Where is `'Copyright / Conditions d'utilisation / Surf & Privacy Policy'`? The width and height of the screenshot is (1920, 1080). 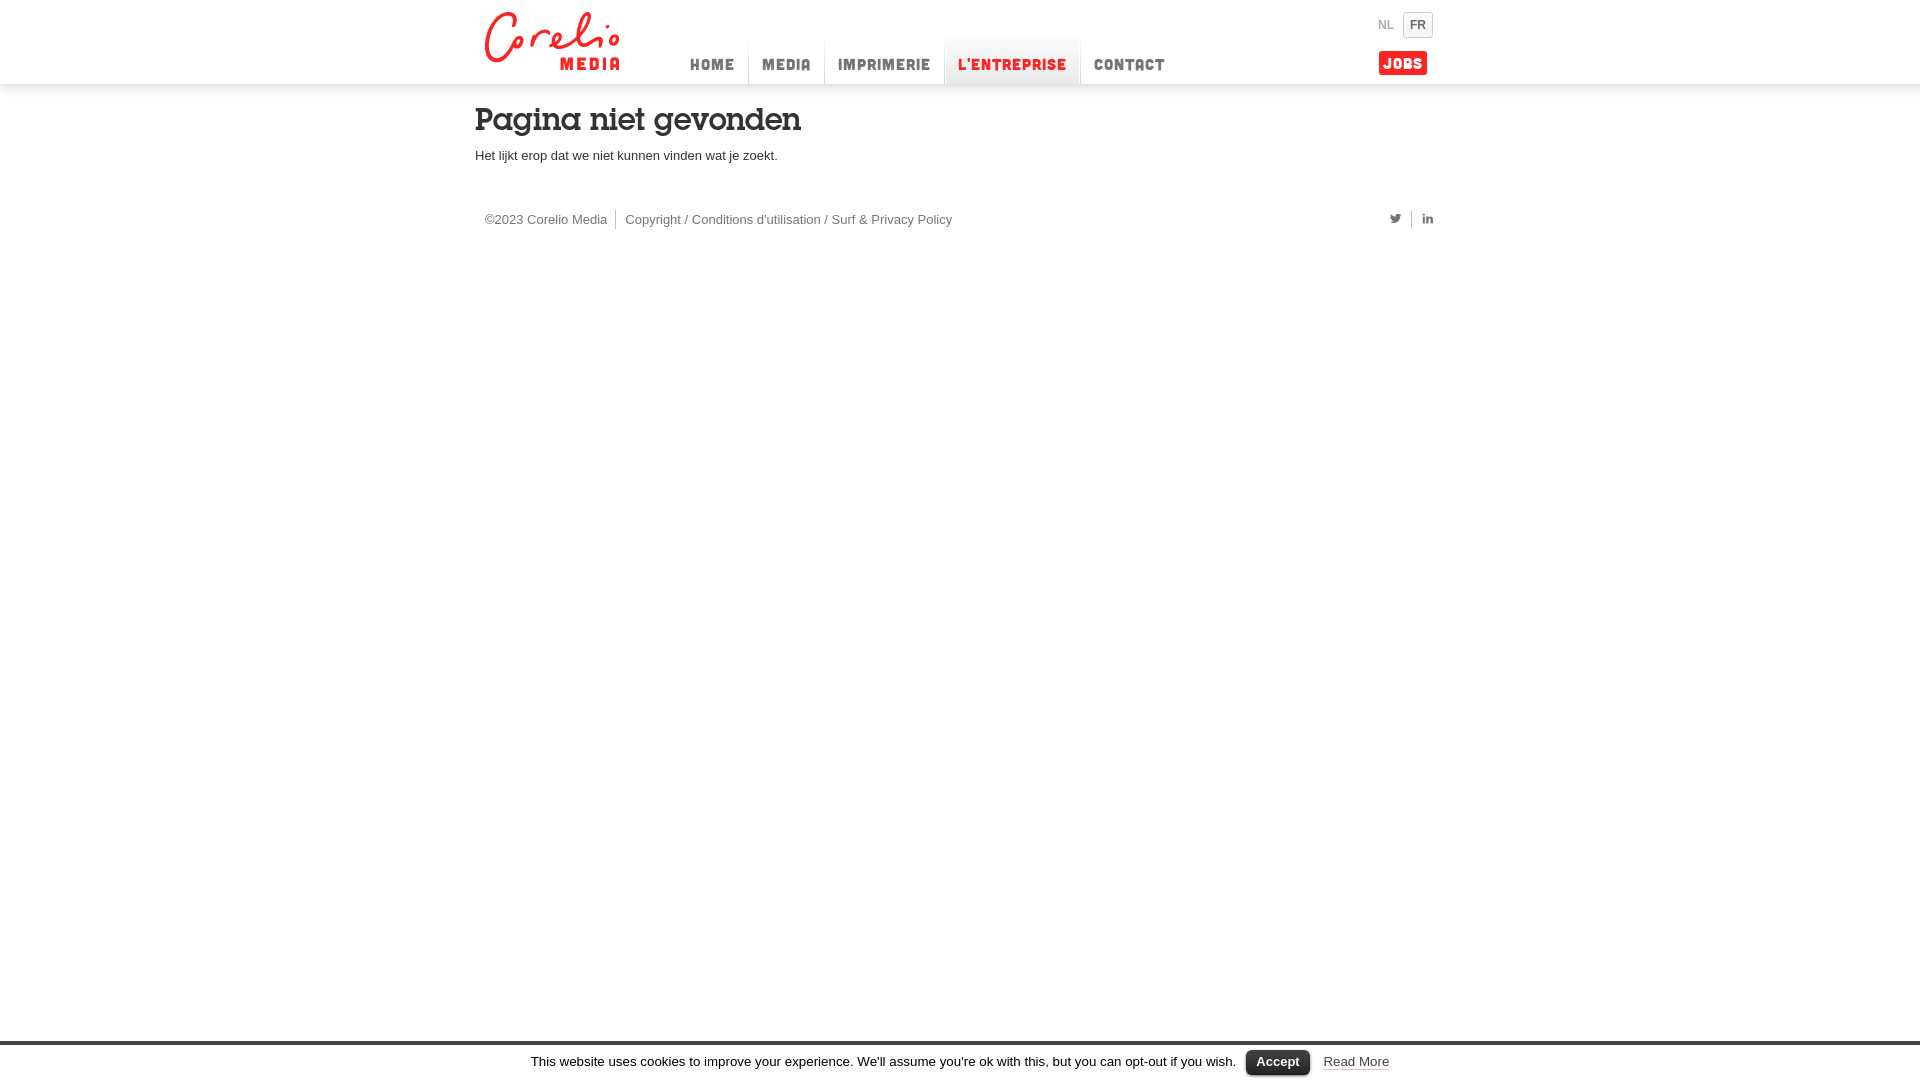
'Copyright / Conditions d'utilisation / Surf & Privacy Policy' is located at coordinates (787, 218).